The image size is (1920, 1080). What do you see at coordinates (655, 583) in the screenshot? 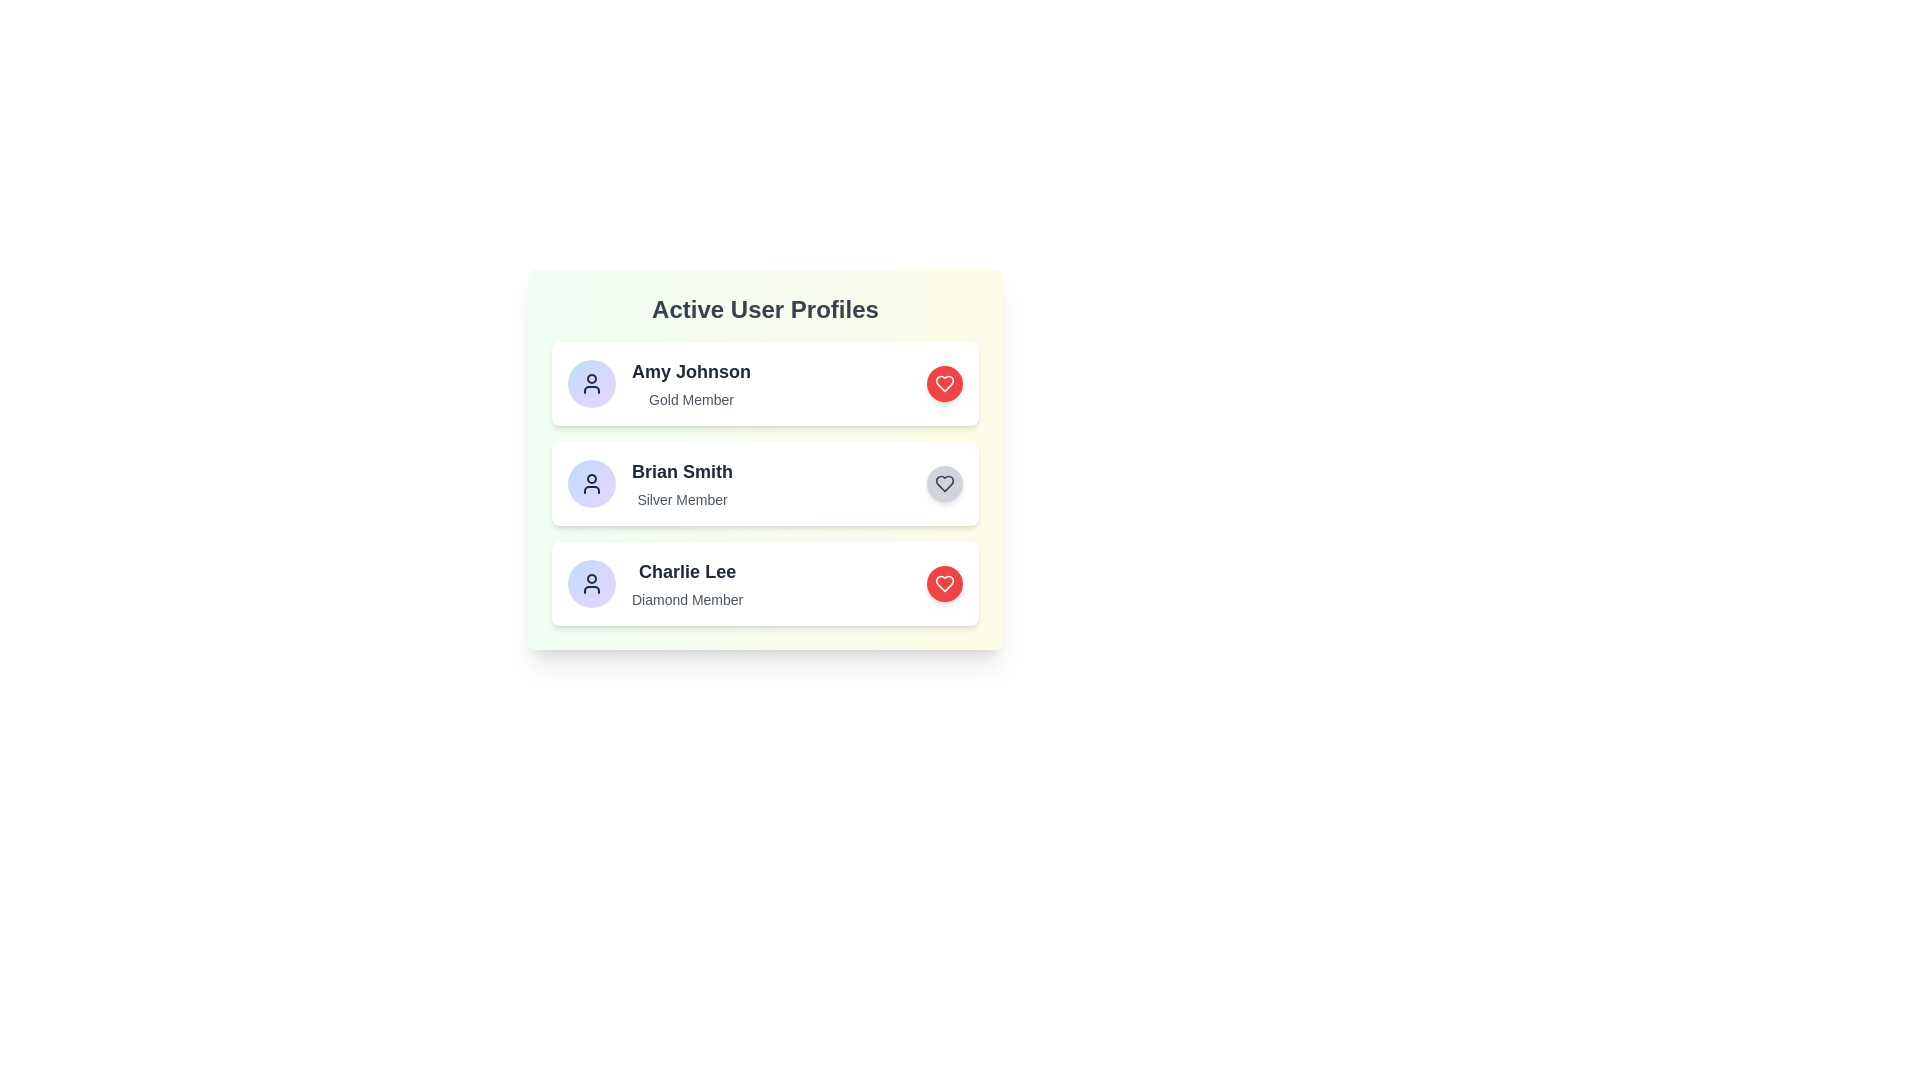
I see `the third user profile card in the vertically stacked list` at bounding box center [655, 583].